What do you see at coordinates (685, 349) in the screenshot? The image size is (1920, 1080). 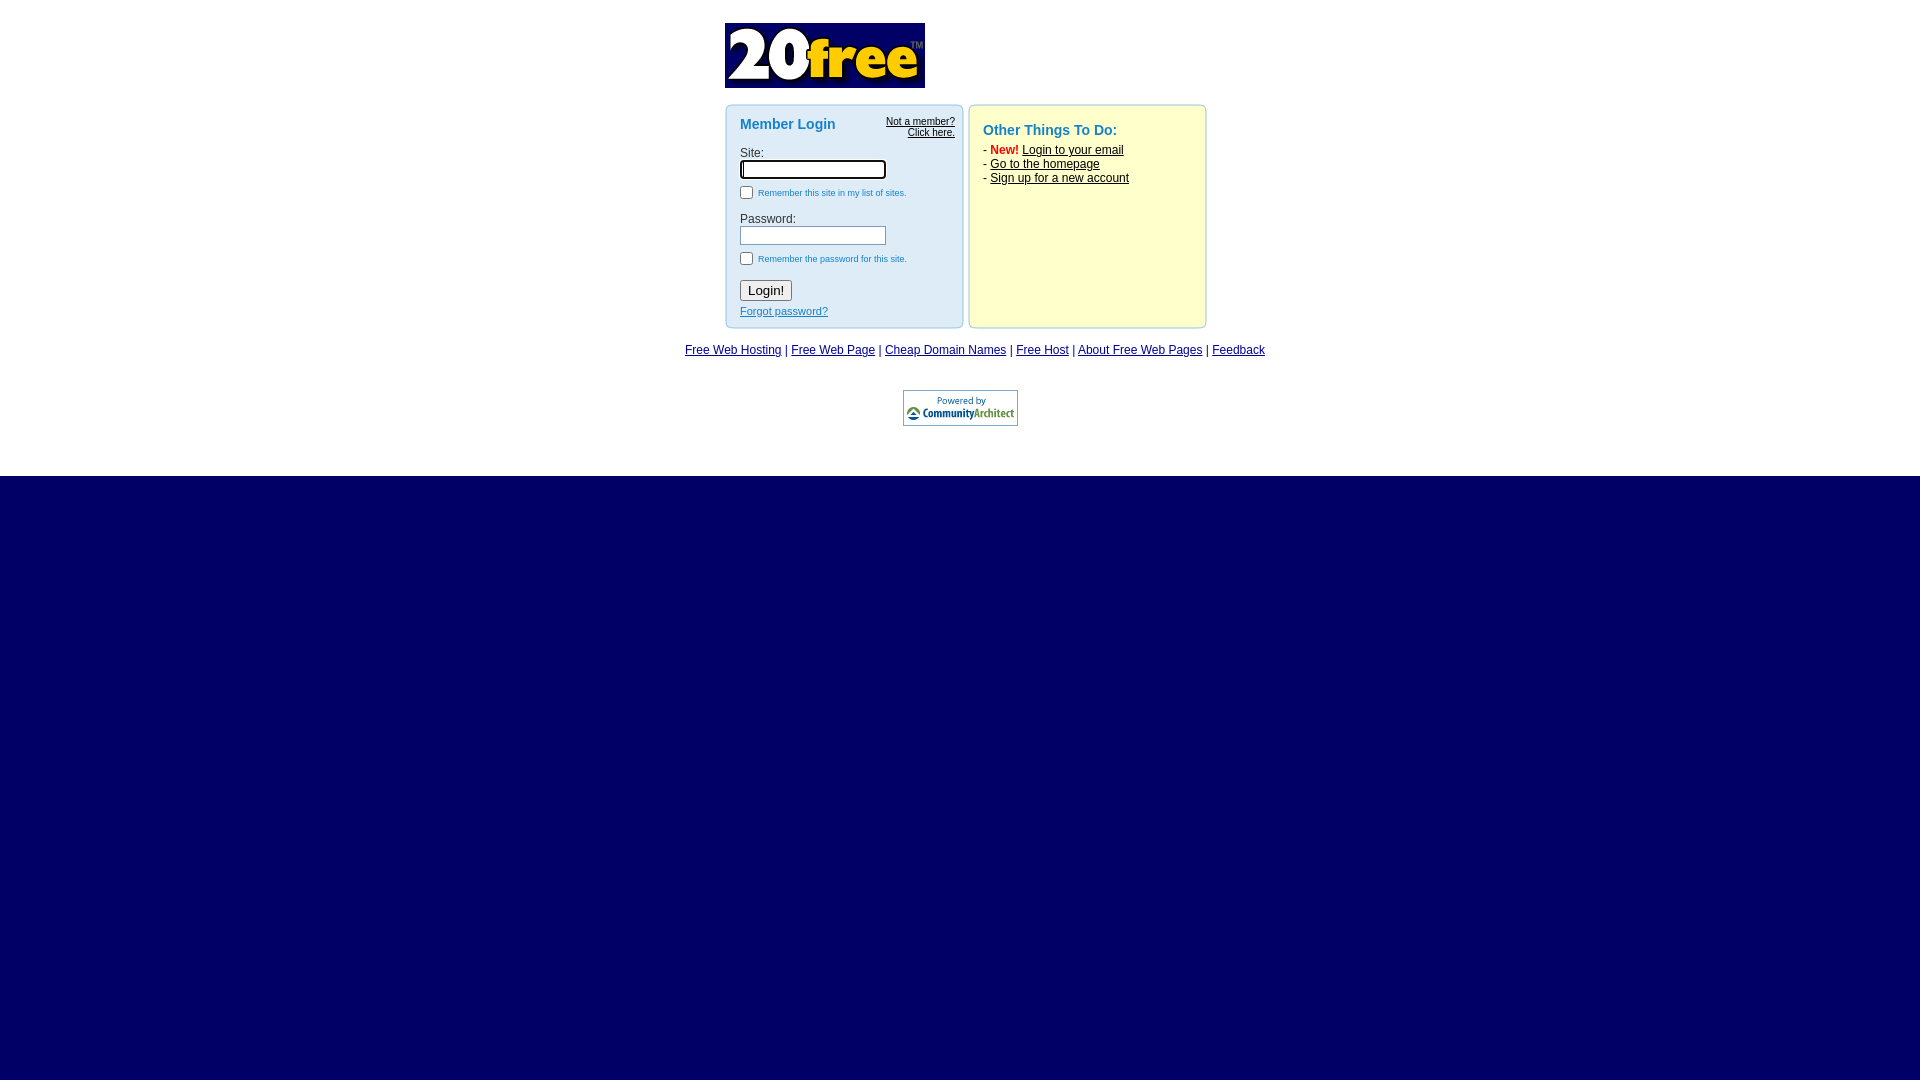 I see `'Free Web Hosting'` at bounding box center [685, 349].